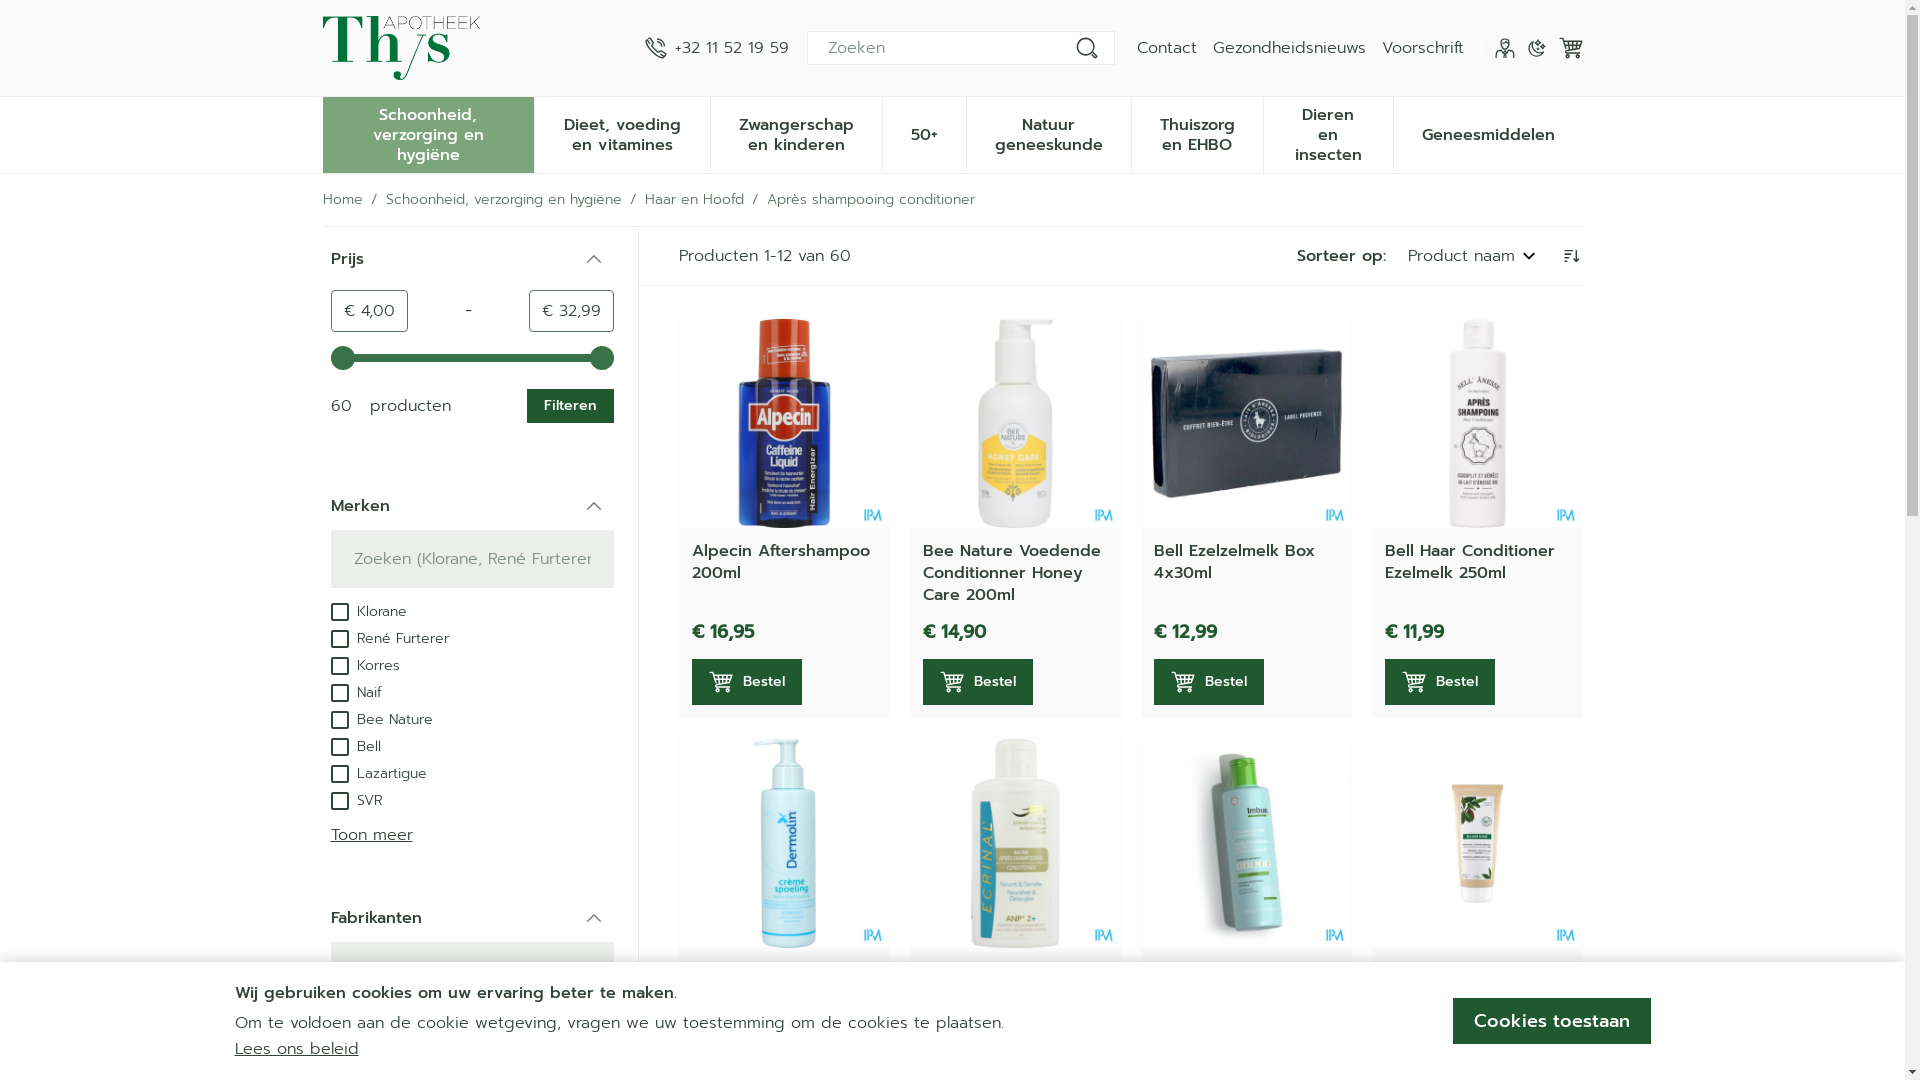 The width and height of the screenshot is (1920, 1080). What do you see at coordinates (364, 664) in the screenshot?
I see `'Korres'` at bounding box center [364, 664].